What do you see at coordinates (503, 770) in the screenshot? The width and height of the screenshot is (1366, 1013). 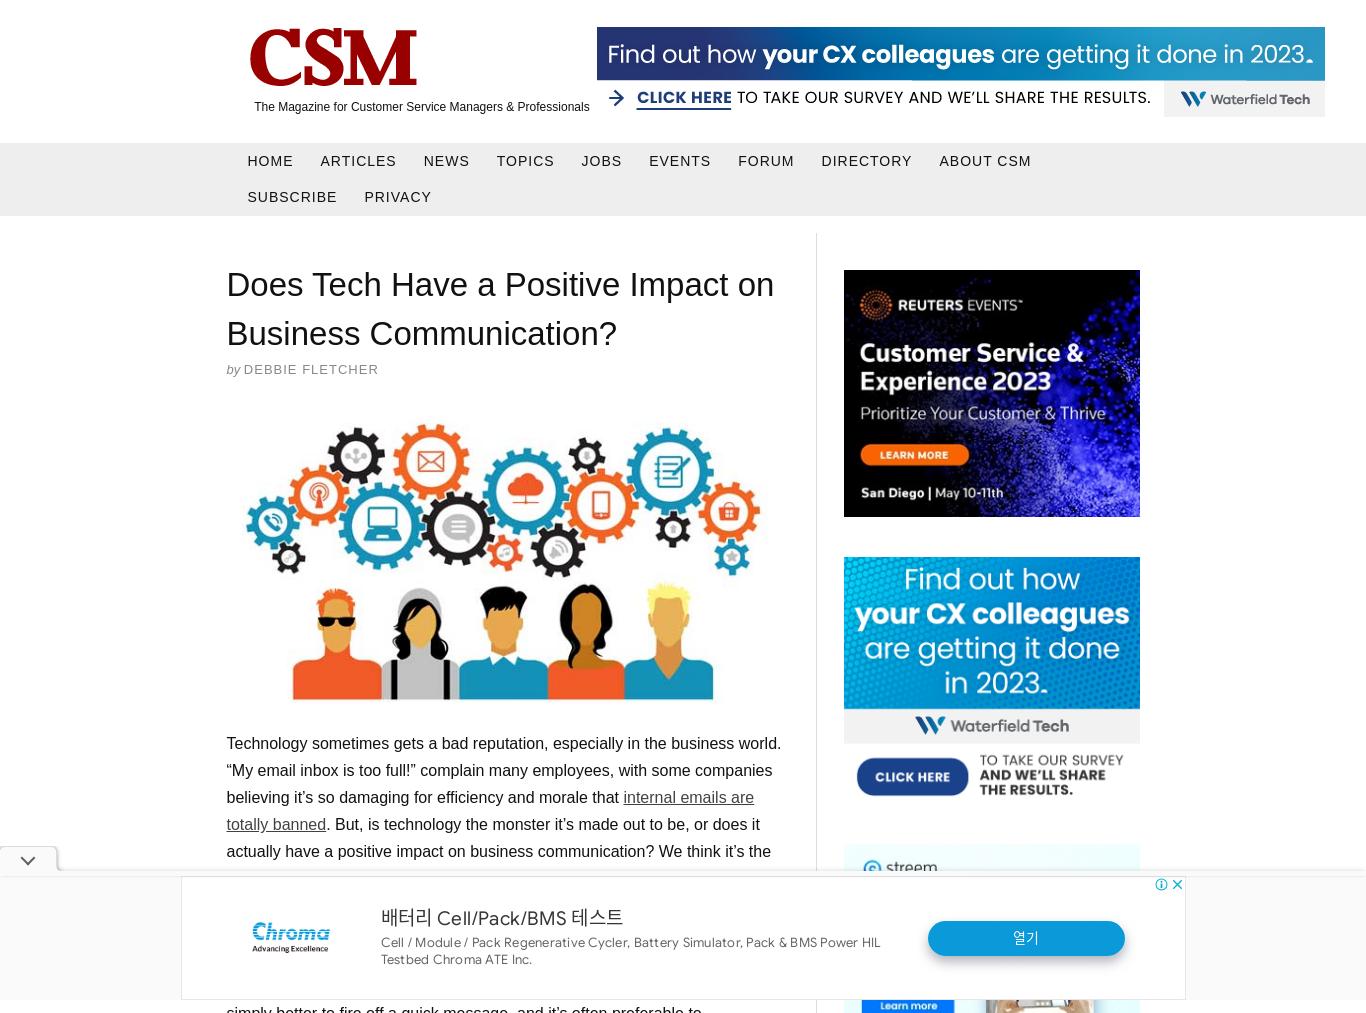 I see `'Technology sometimes gets a bad reputation, especially in the business world. “My email inbox is too full!” complain many employees, with some companies believing it’s so damaging for efficiency and morale that'` at bounding box center [503, 770].